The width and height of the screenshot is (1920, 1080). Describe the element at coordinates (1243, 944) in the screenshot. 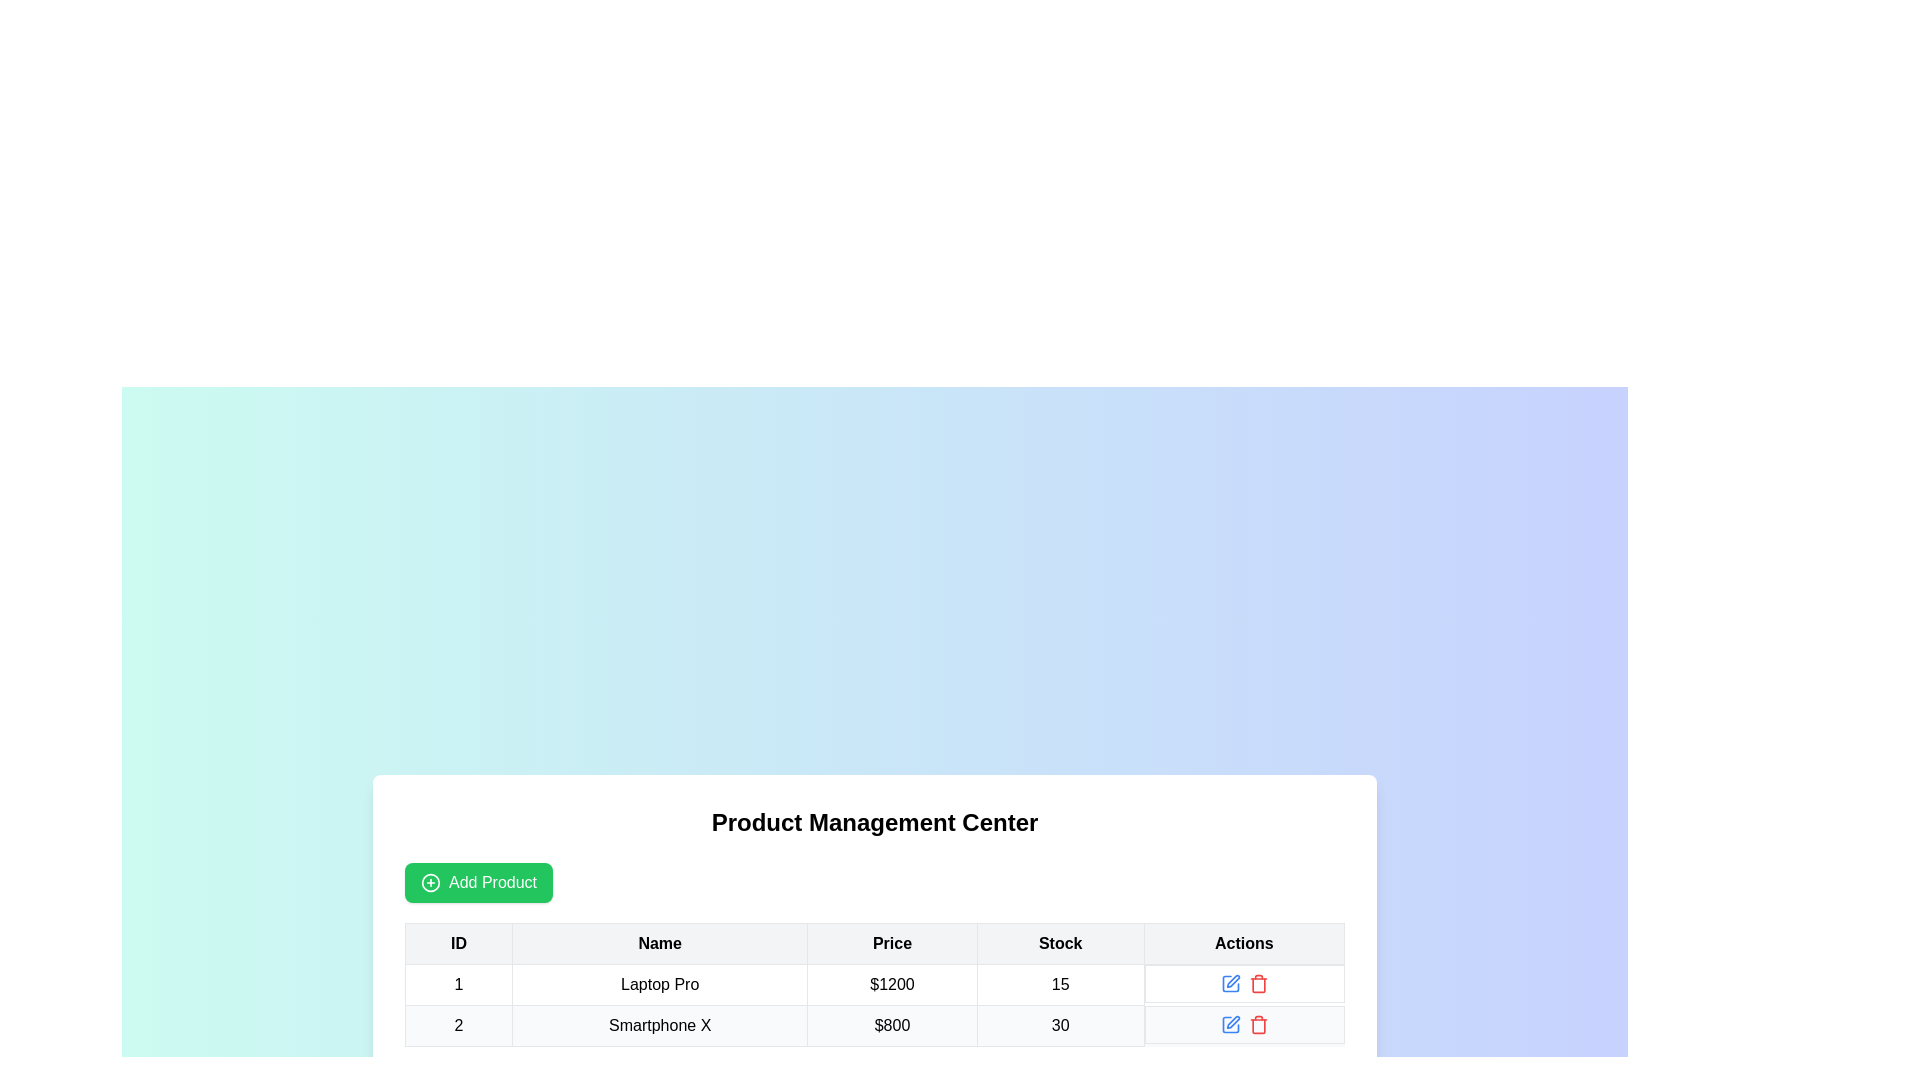

I see `the table header cell labeled 'Actions' which is located in the last column of the table with a light gray background and bold black font` at that location.